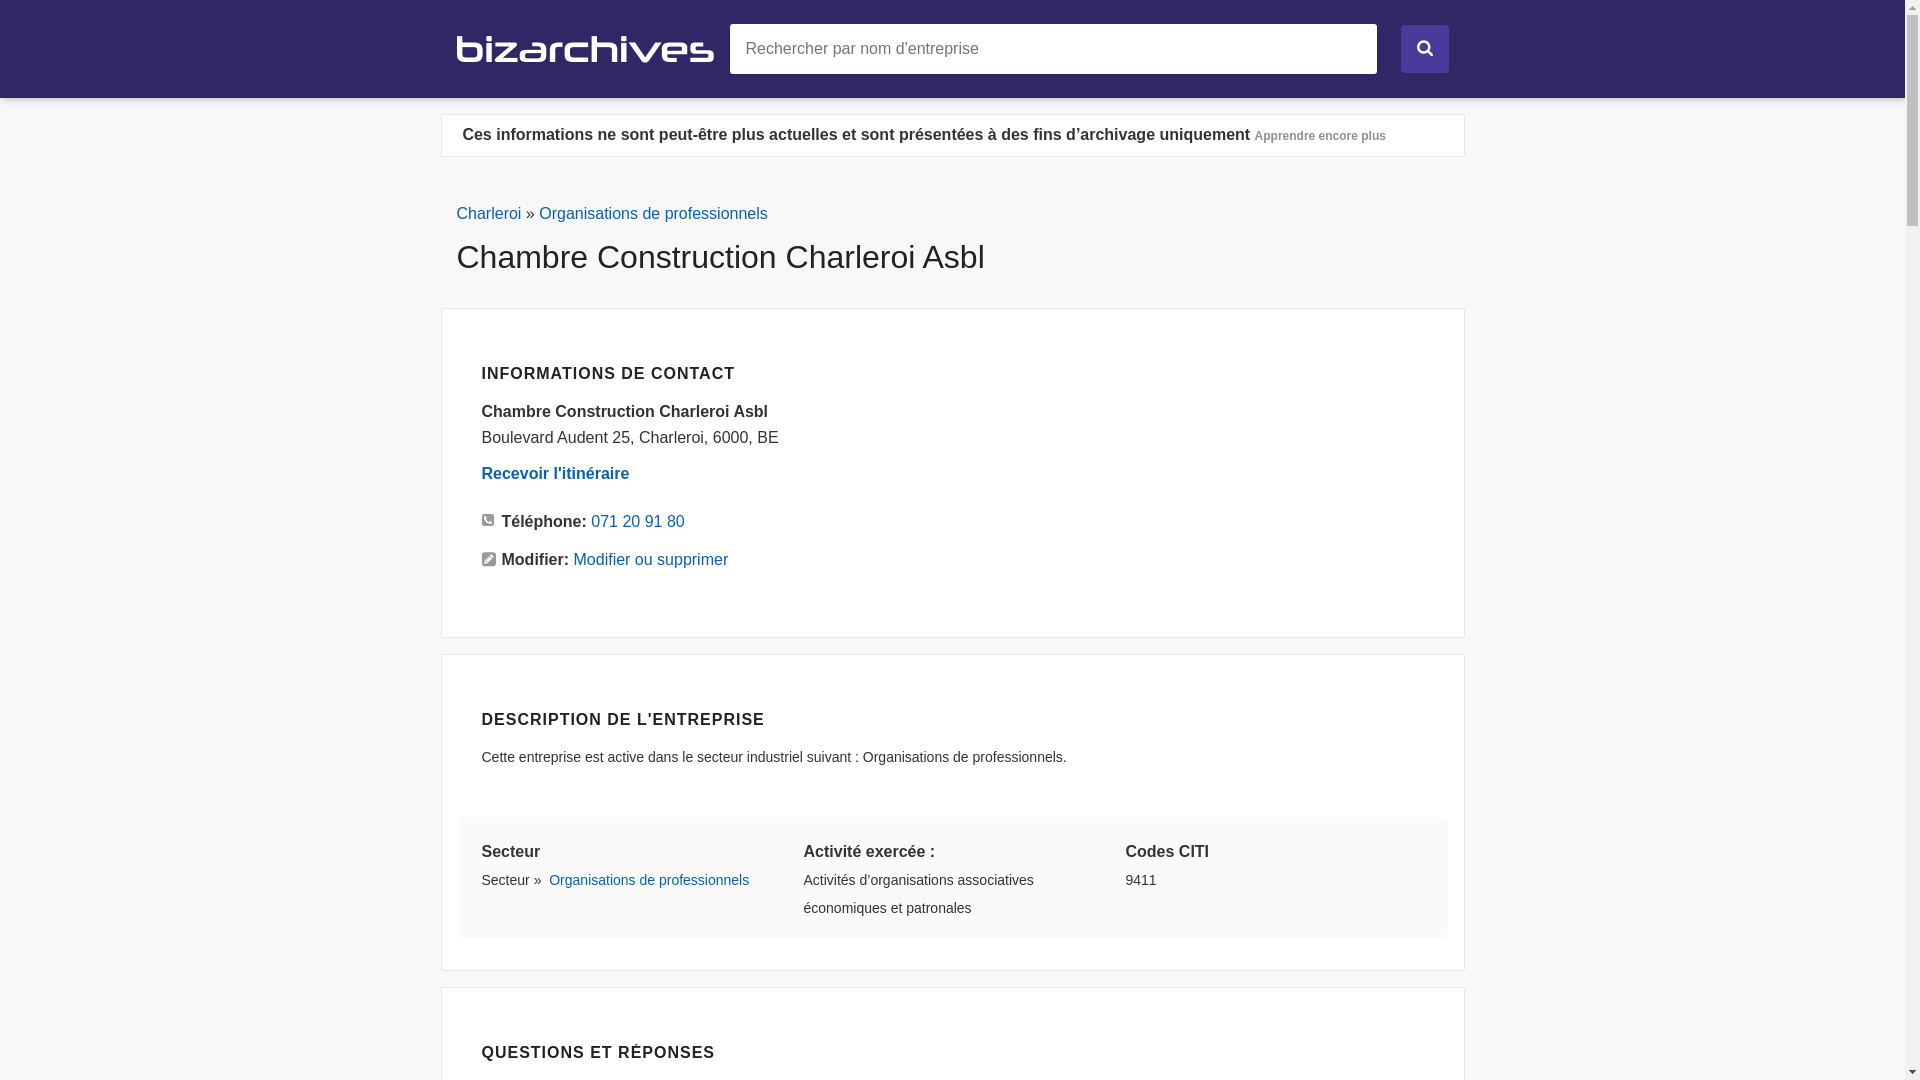  Describe the element at coordinates (455, 46) in the screenshot. I see `'Page d'` at that location.